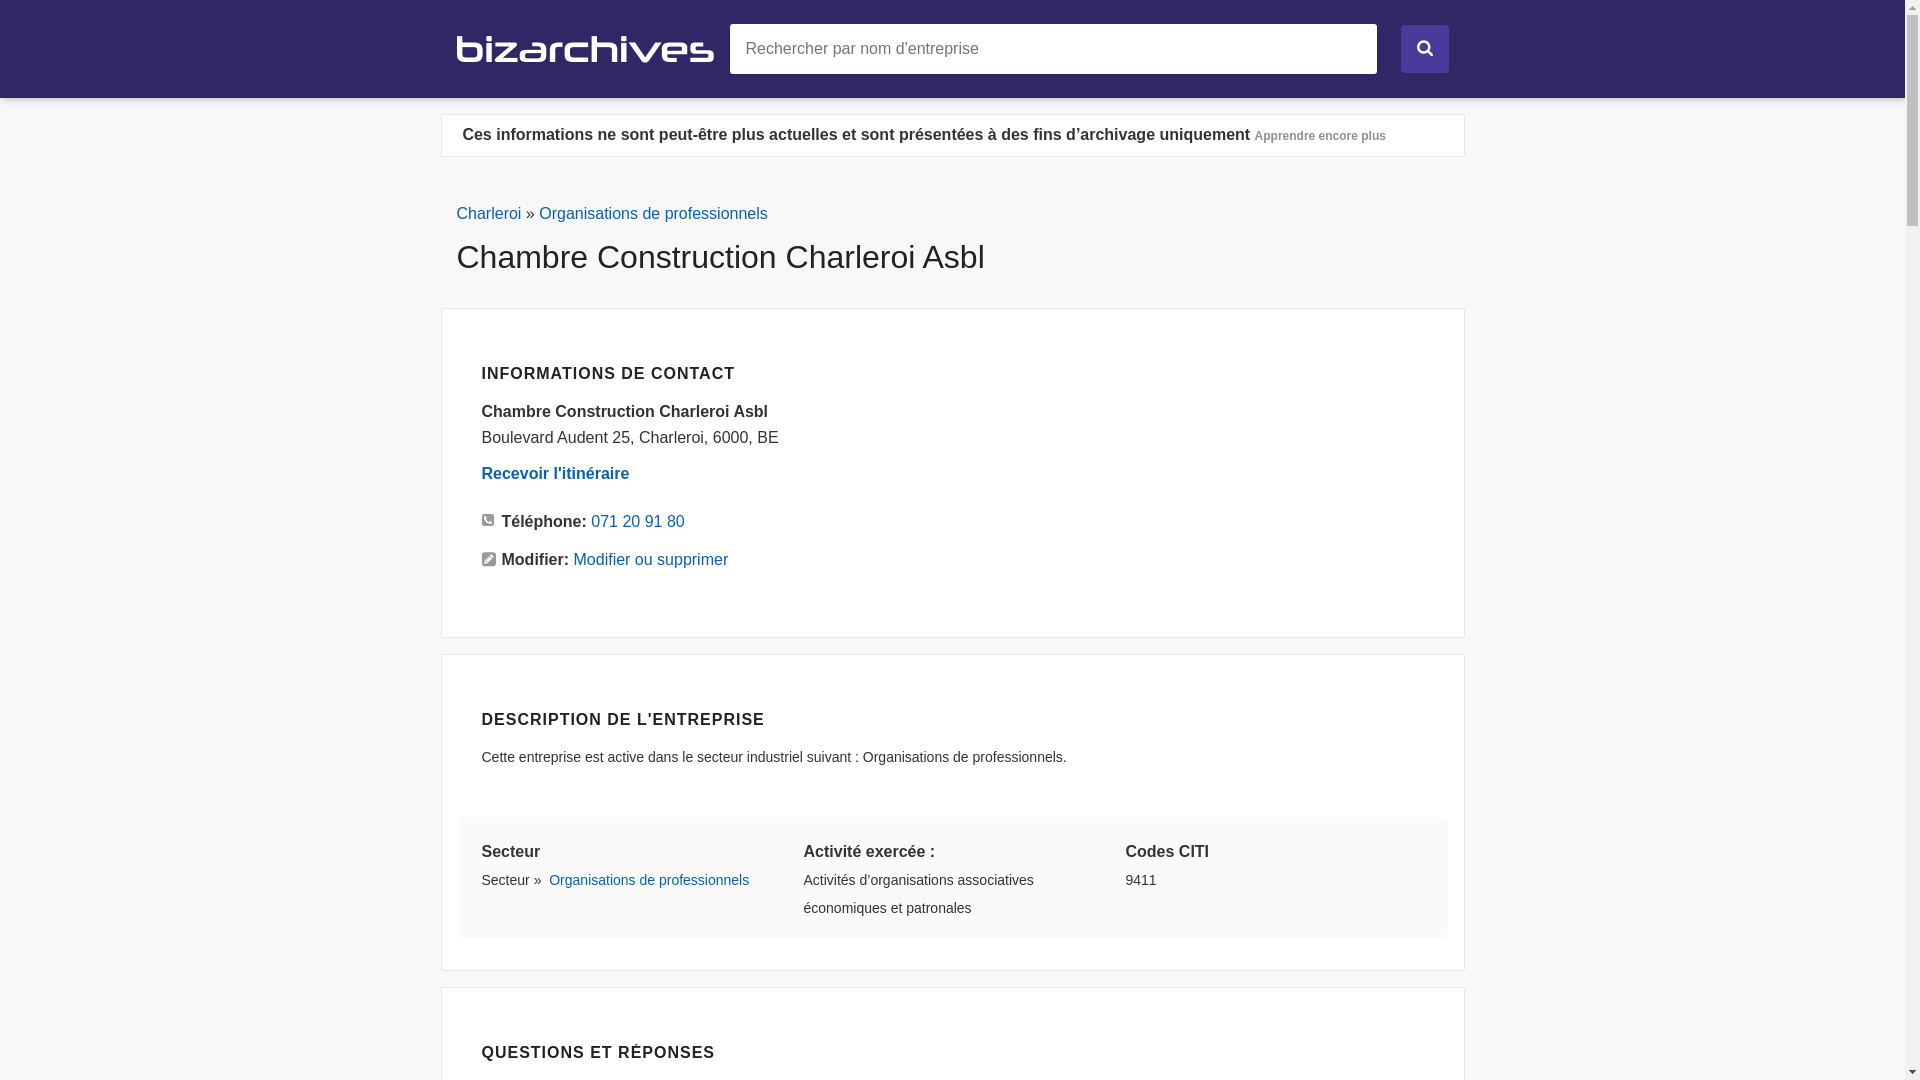  Describe the element at coordinates (455, 46) in the screenshot. I see `'Page d'` at that location.